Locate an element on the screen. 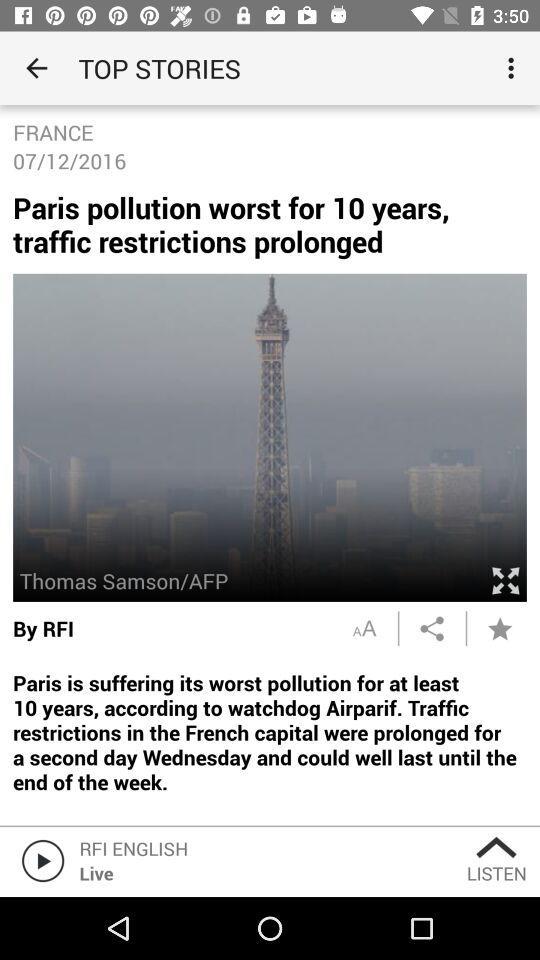 Image resolution: width=540 pixels, height=960 pixels. the share icon is located at coordinates (431, 627).